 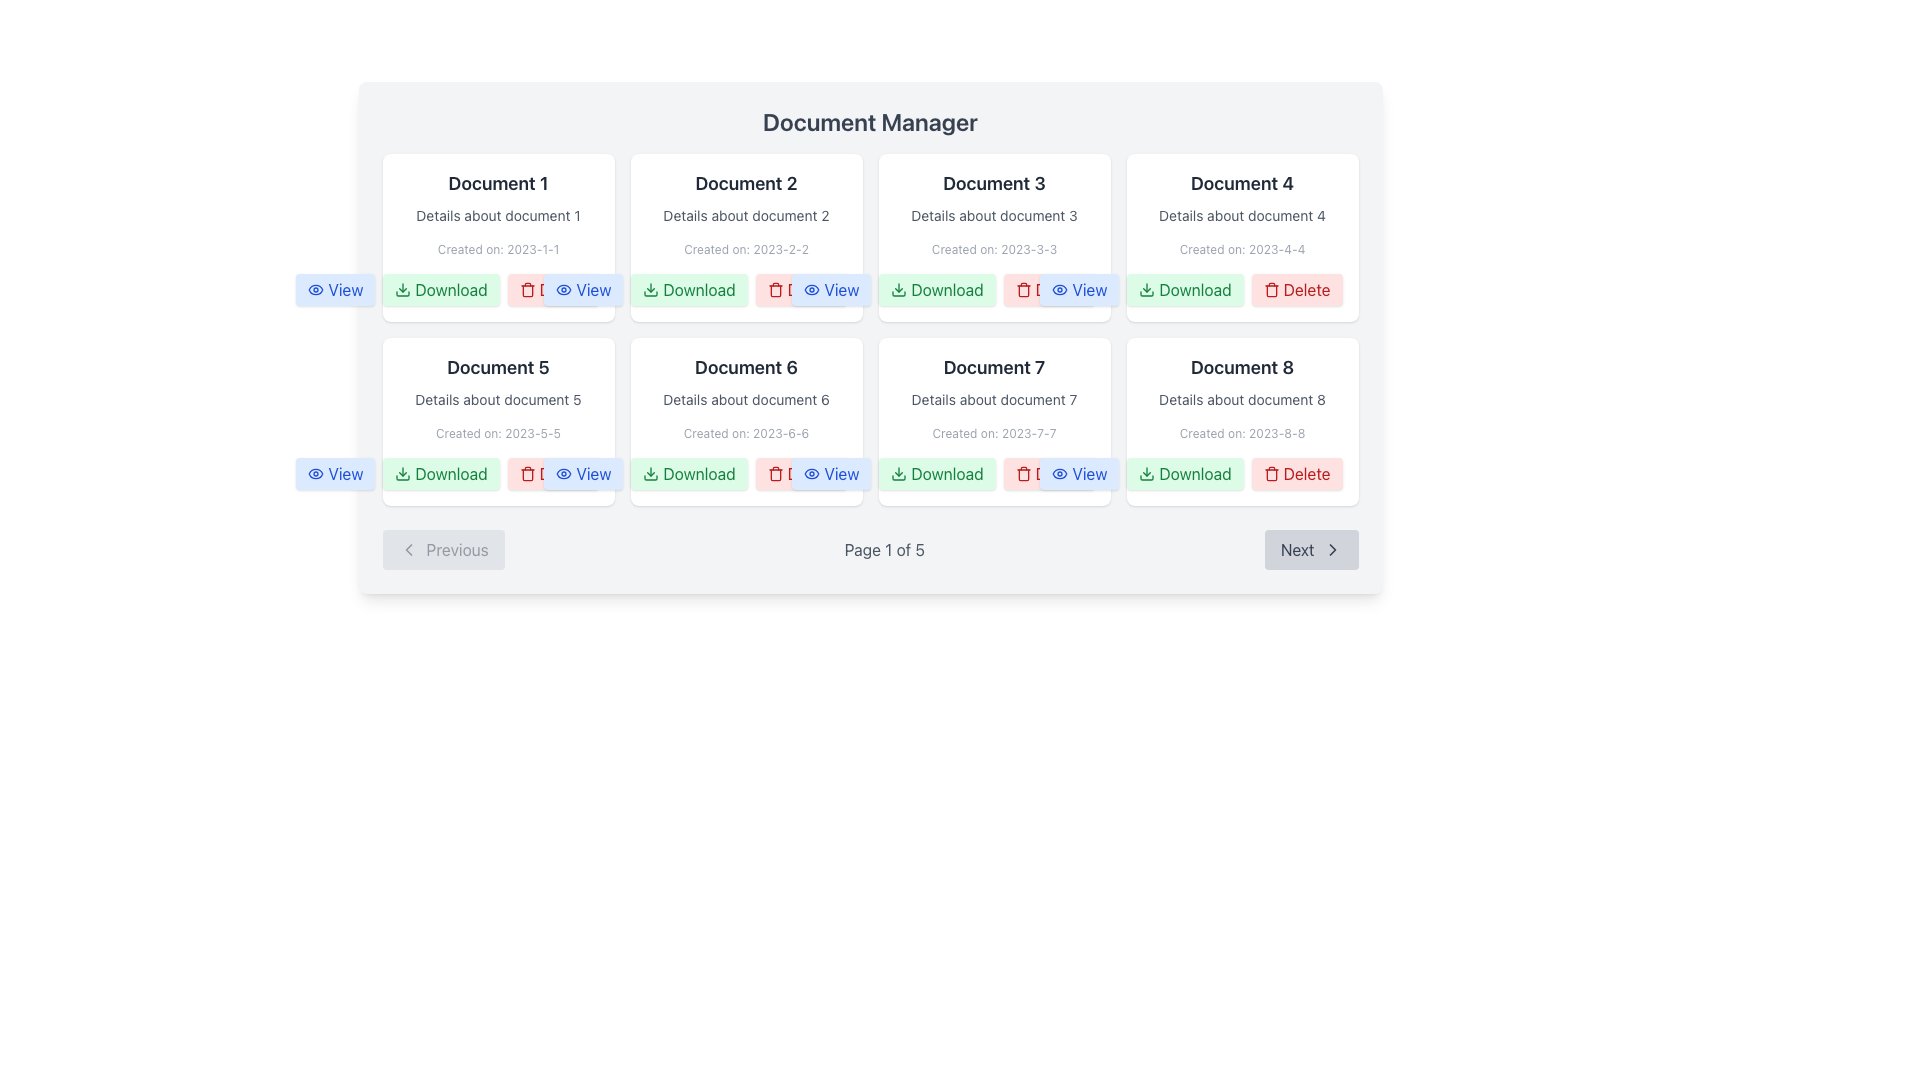 What do you see at coordinates (1185, 289) in the screenshot?
I see `the Download button located at the bottom-right of the card for 'Document 4' to initiate a file download` at bounding box center [1185, 289].